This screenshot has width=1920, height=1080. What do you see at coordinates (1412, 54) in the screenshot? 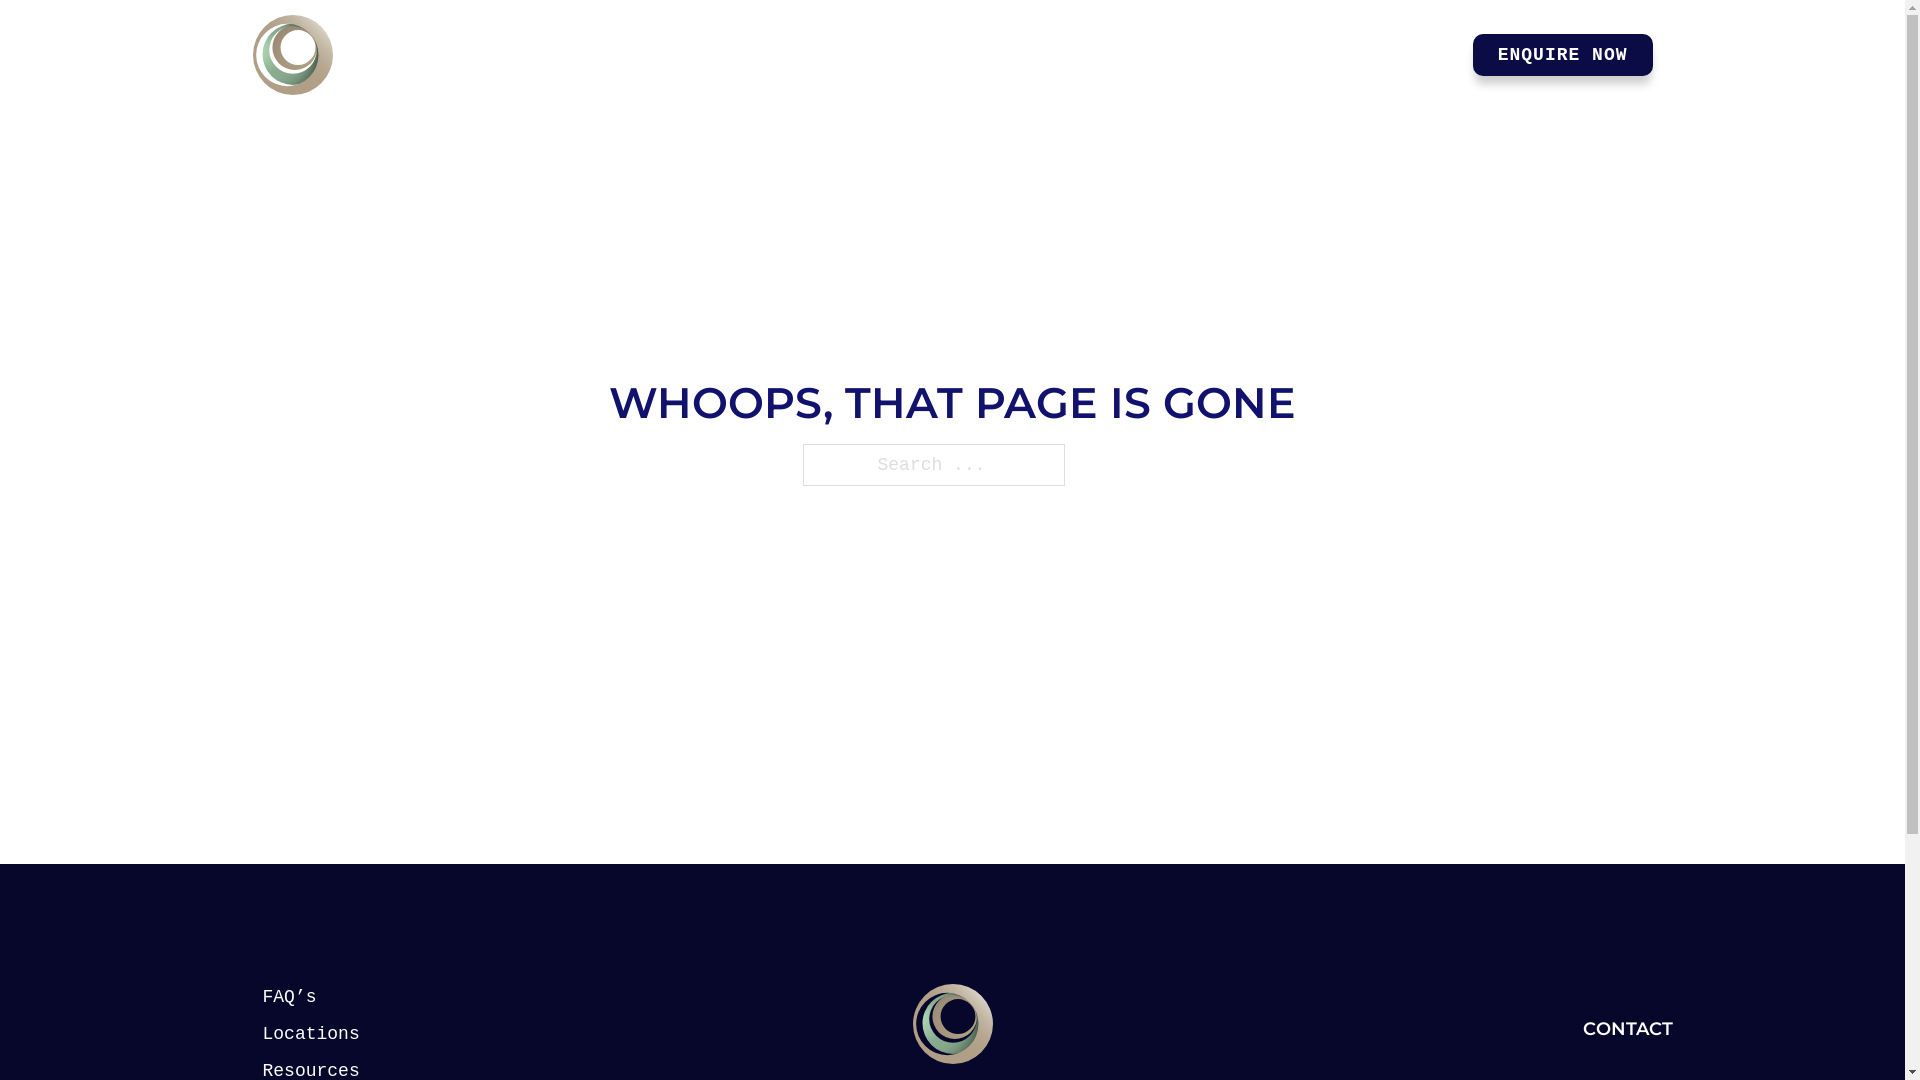
I see `'ABOUT'` at bounding box center [1412, 54].